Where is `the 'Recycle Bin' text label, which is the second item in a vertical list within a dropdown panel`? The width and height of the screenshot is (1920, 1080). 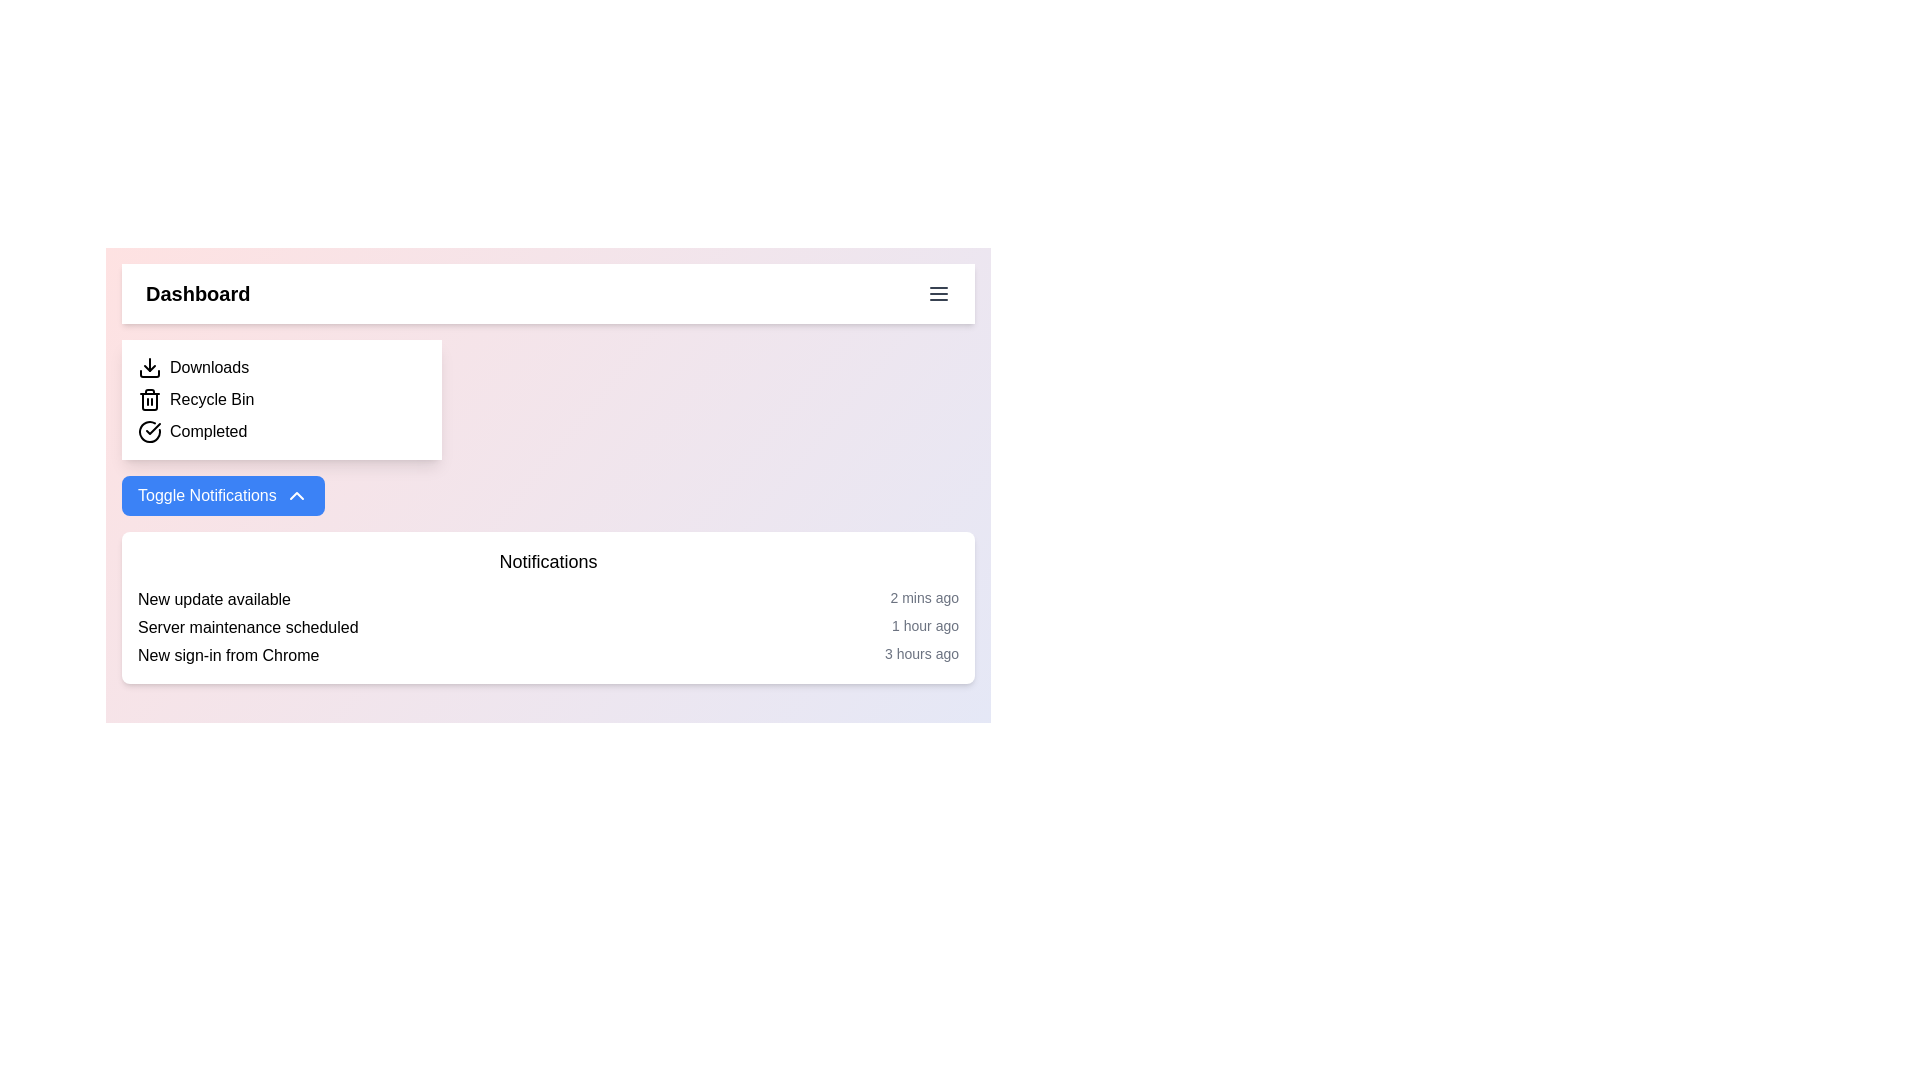 the 'Recycle Bin' text label, which is the second item in a vertical list within a dropdown panel is located at coordinates (212, 400).